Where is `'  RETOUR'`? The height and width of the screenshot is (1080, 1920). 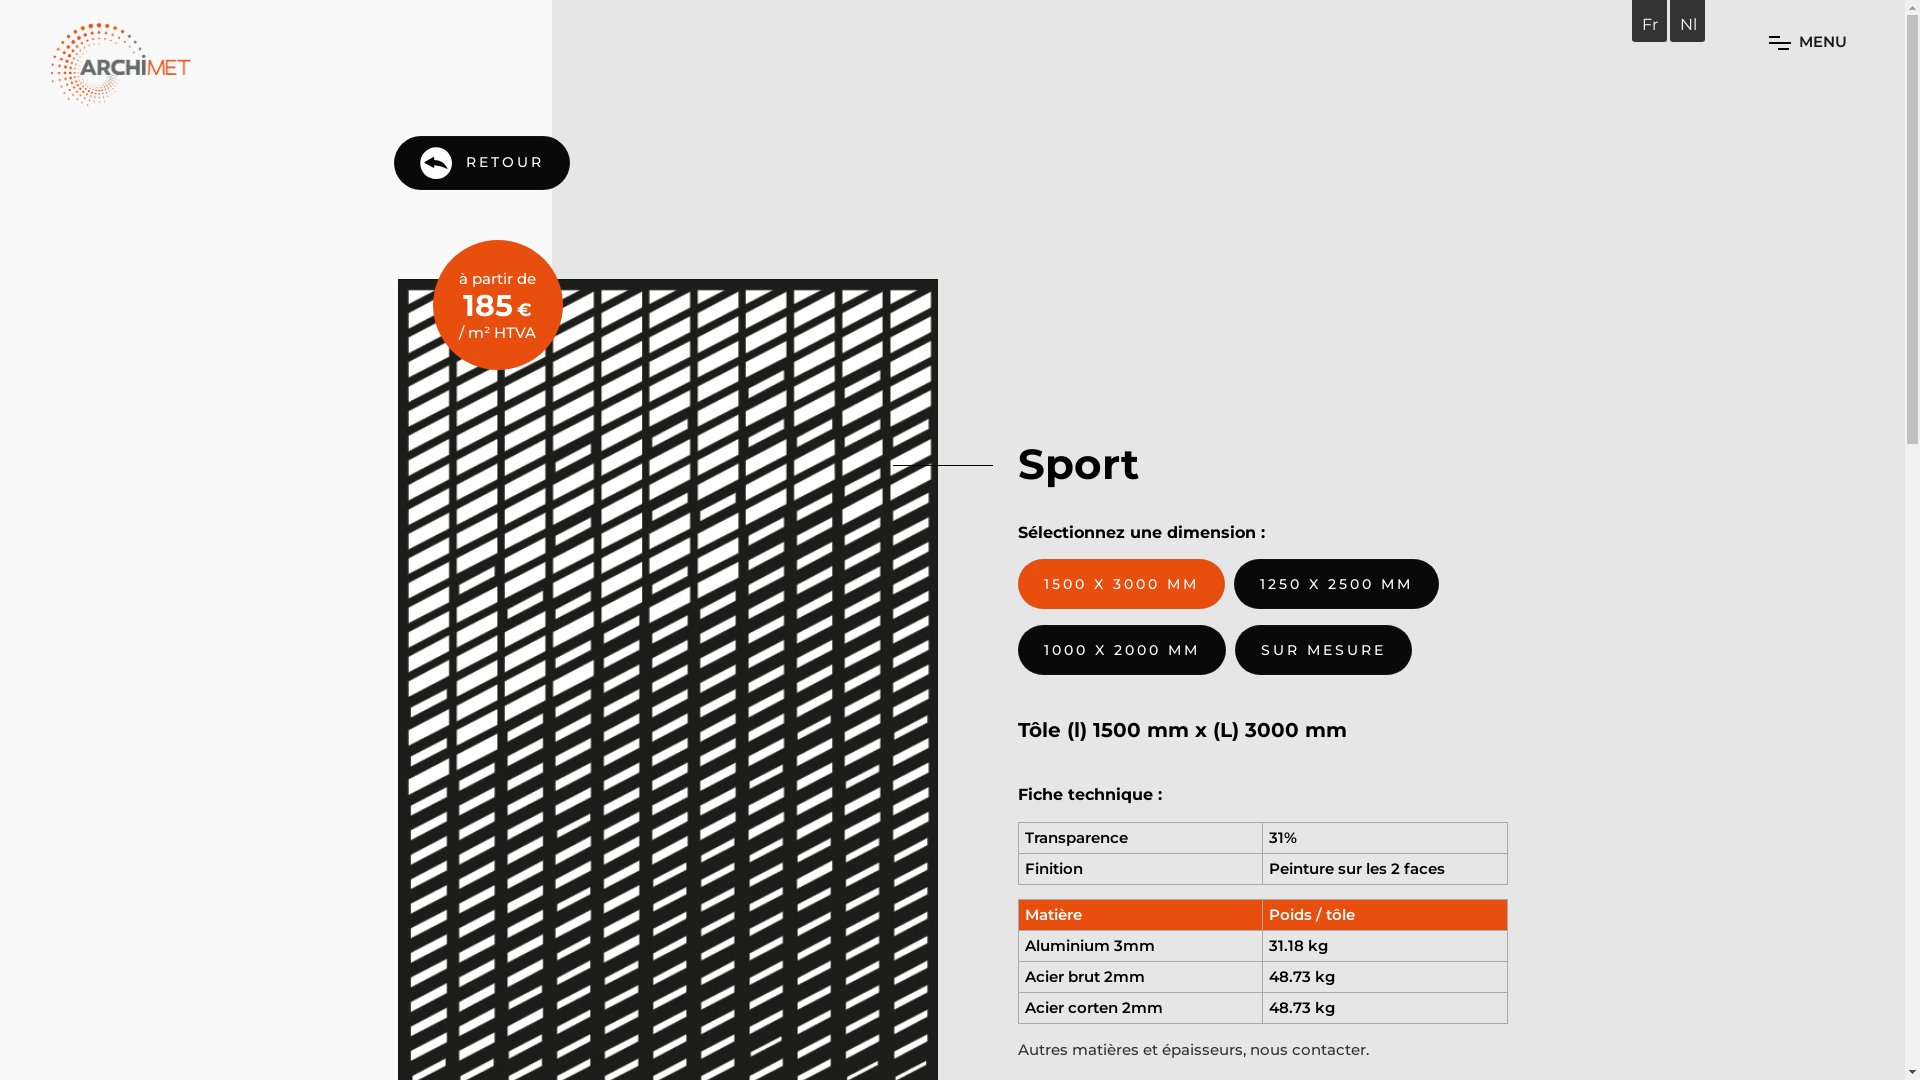
'  RETOUR' is located at coordinates (481, 161).